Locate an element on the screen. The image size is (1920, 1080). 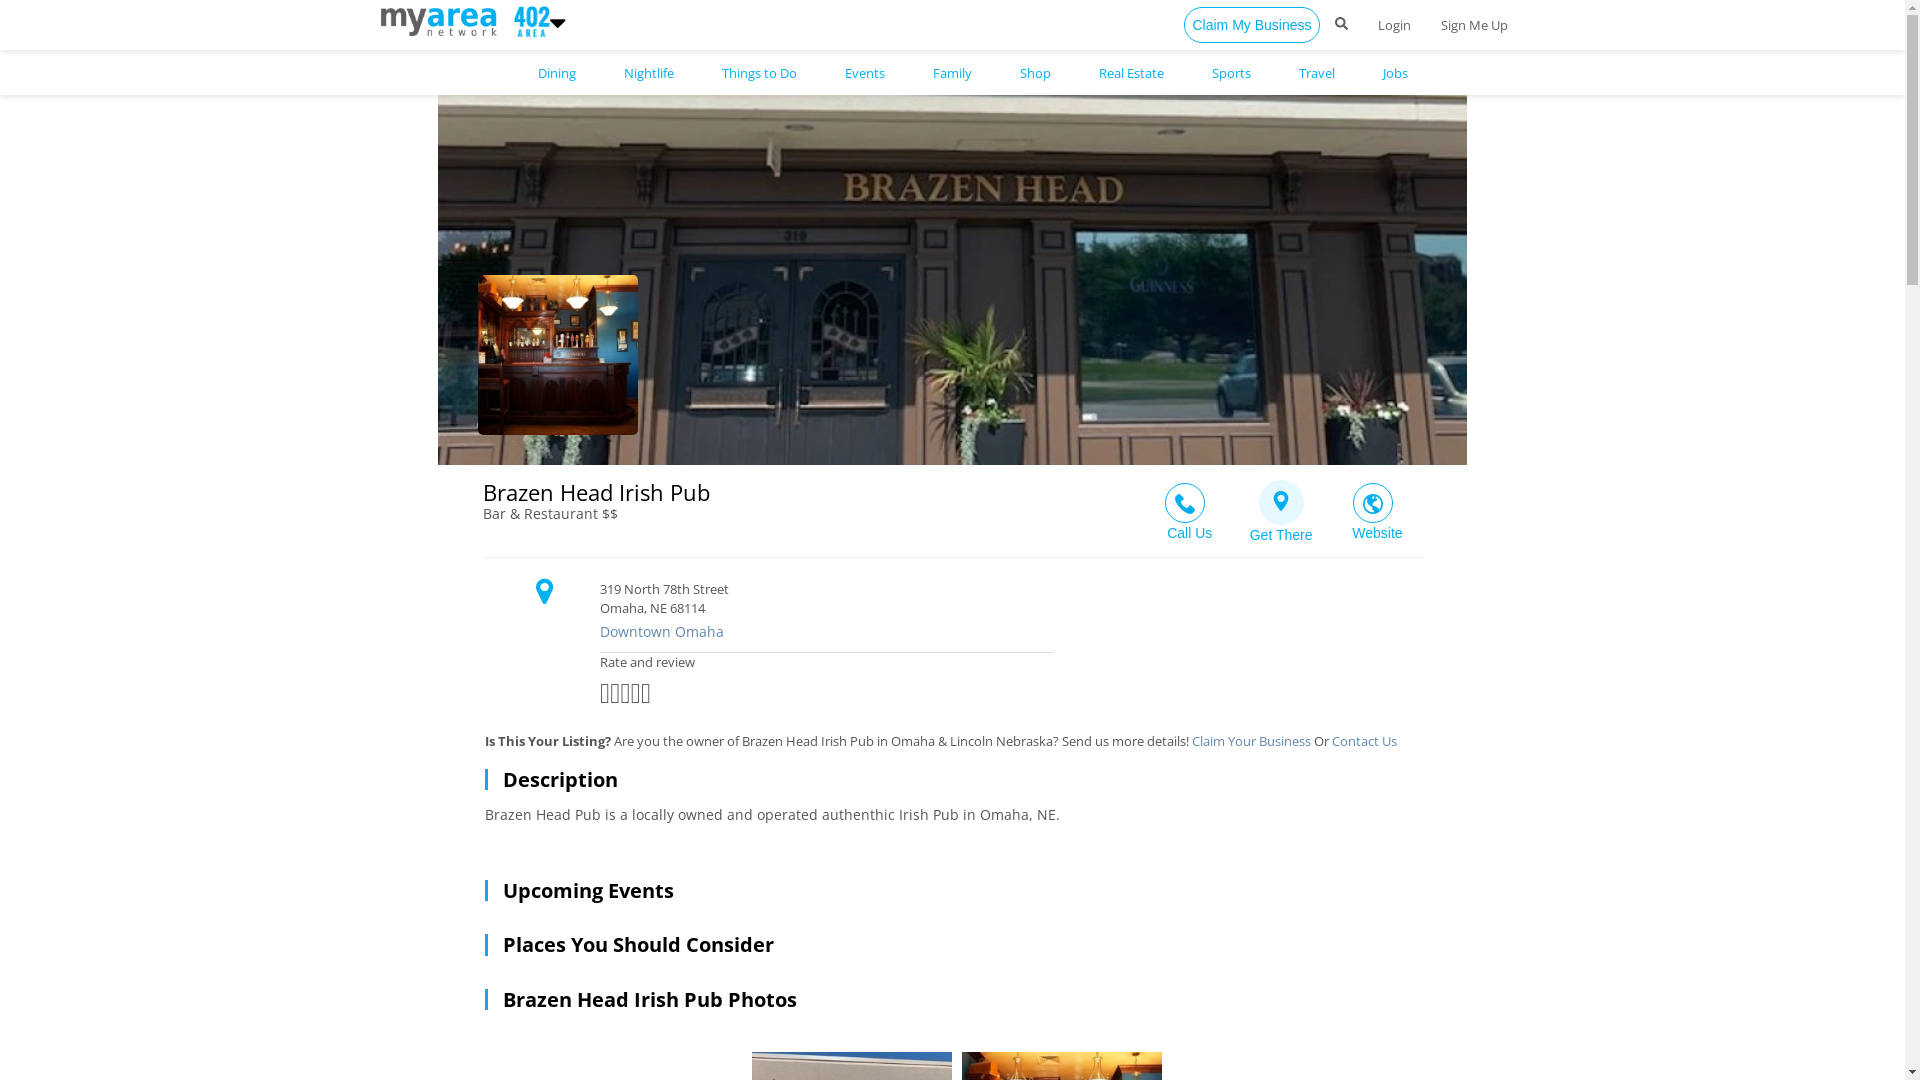
'Real Estate' is located at coordinates (1130, 72).